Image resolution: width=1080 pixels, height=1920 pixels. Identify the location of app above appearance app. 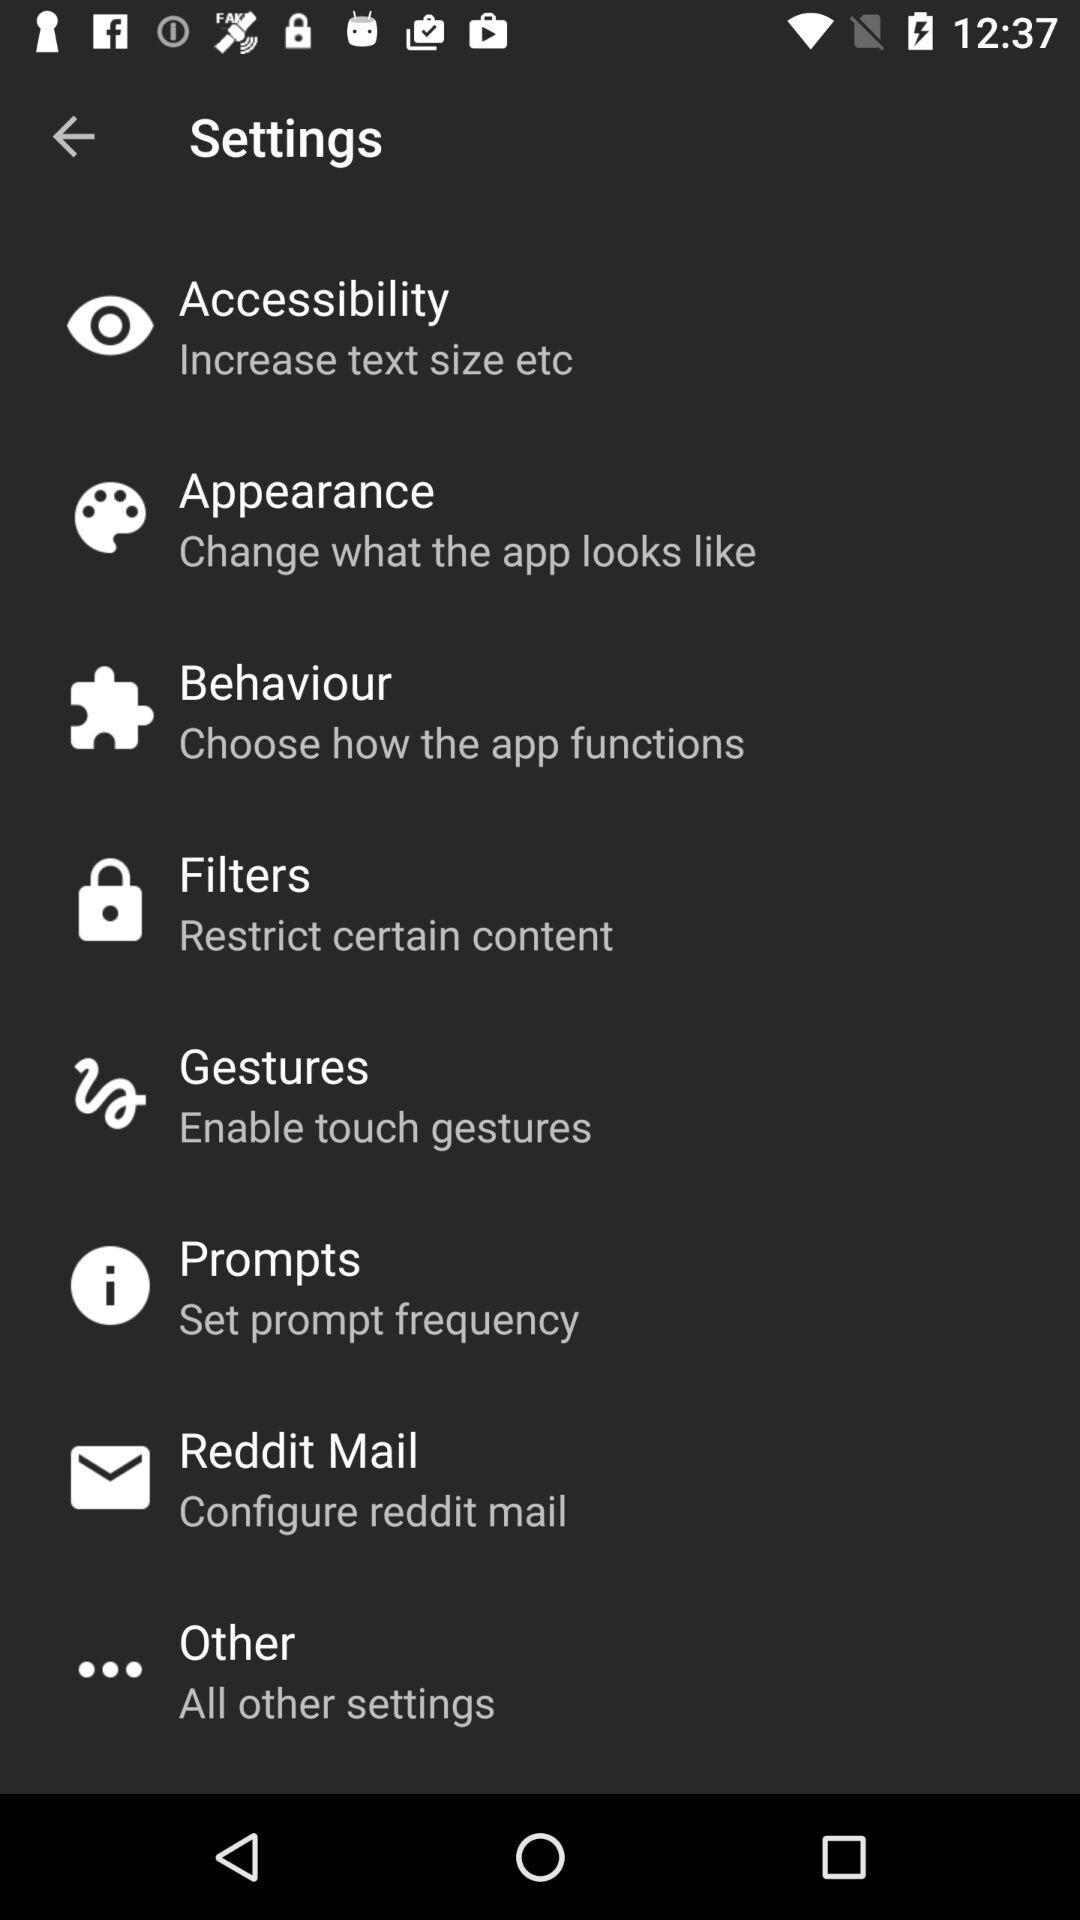
(375, 357).